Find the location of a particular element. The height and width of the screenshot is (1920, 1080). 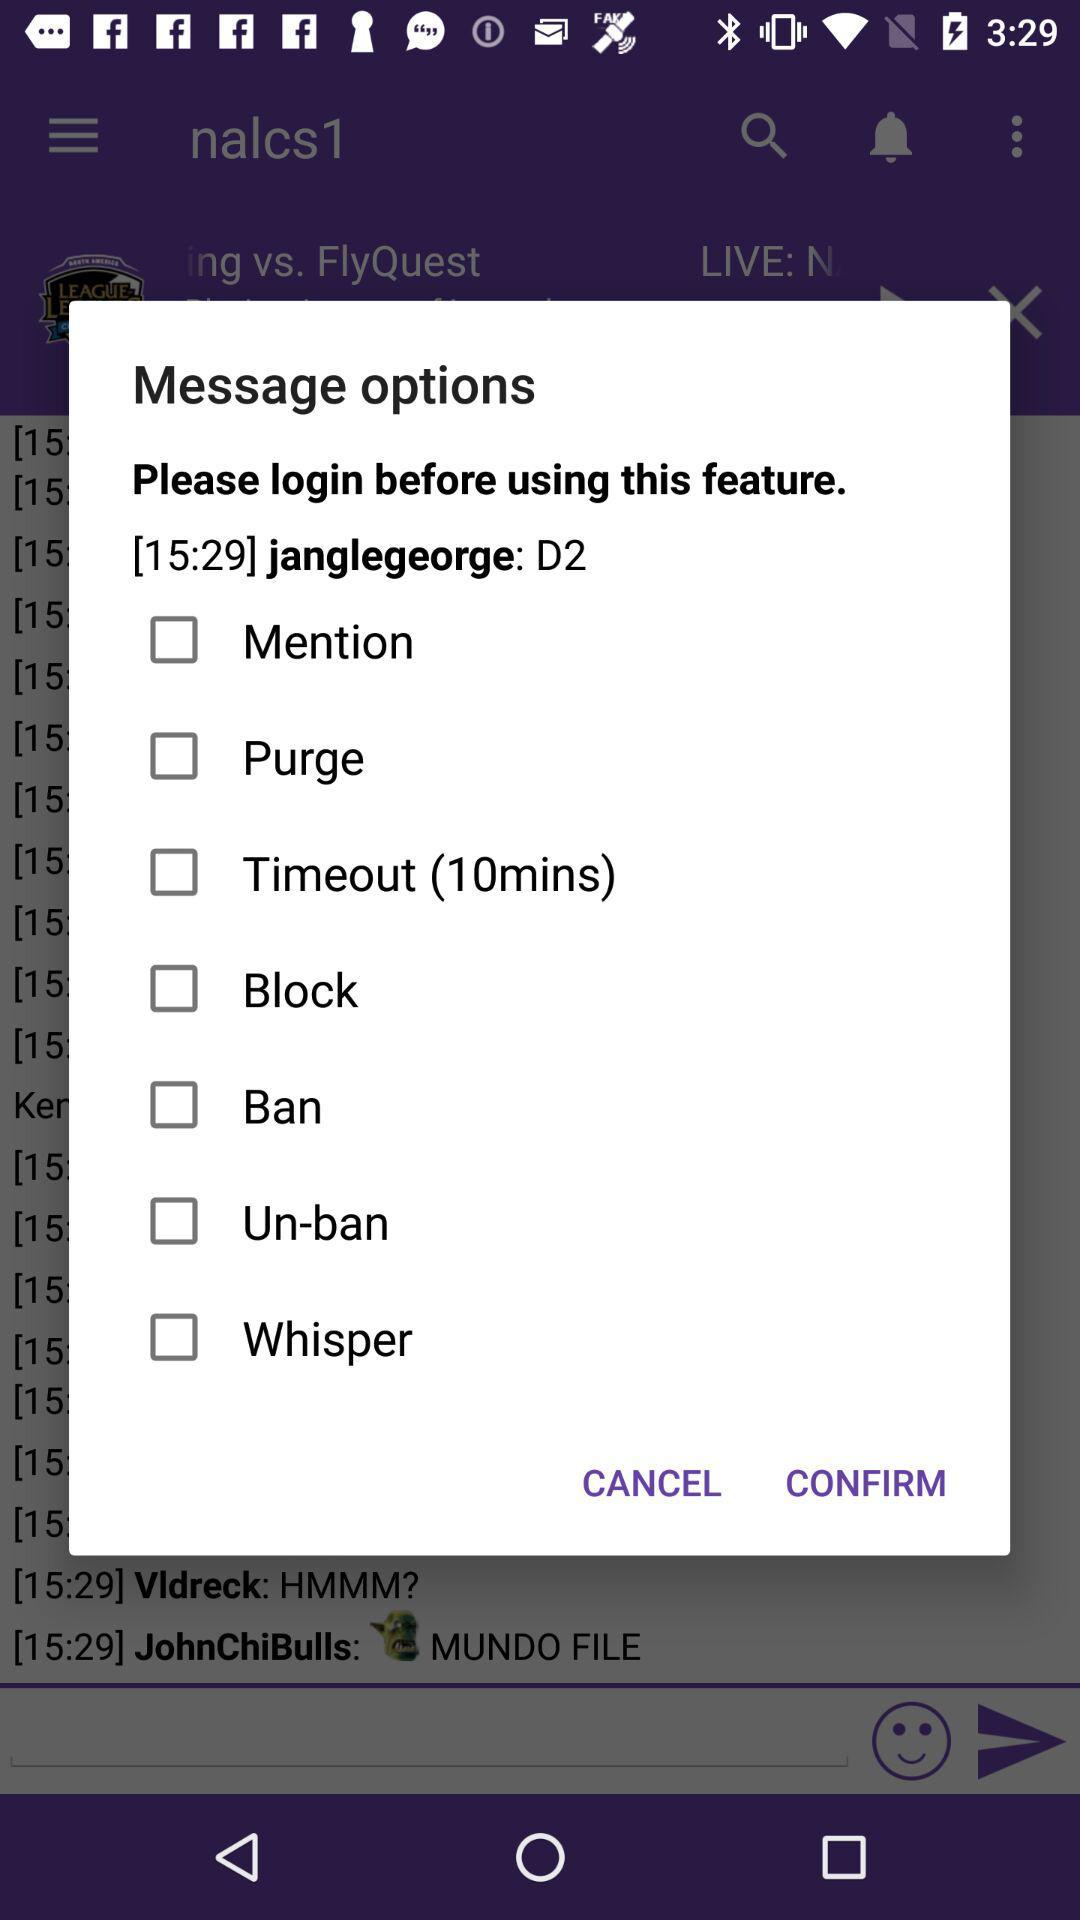

the item above cancel item is located at coordinates (538, 1337).